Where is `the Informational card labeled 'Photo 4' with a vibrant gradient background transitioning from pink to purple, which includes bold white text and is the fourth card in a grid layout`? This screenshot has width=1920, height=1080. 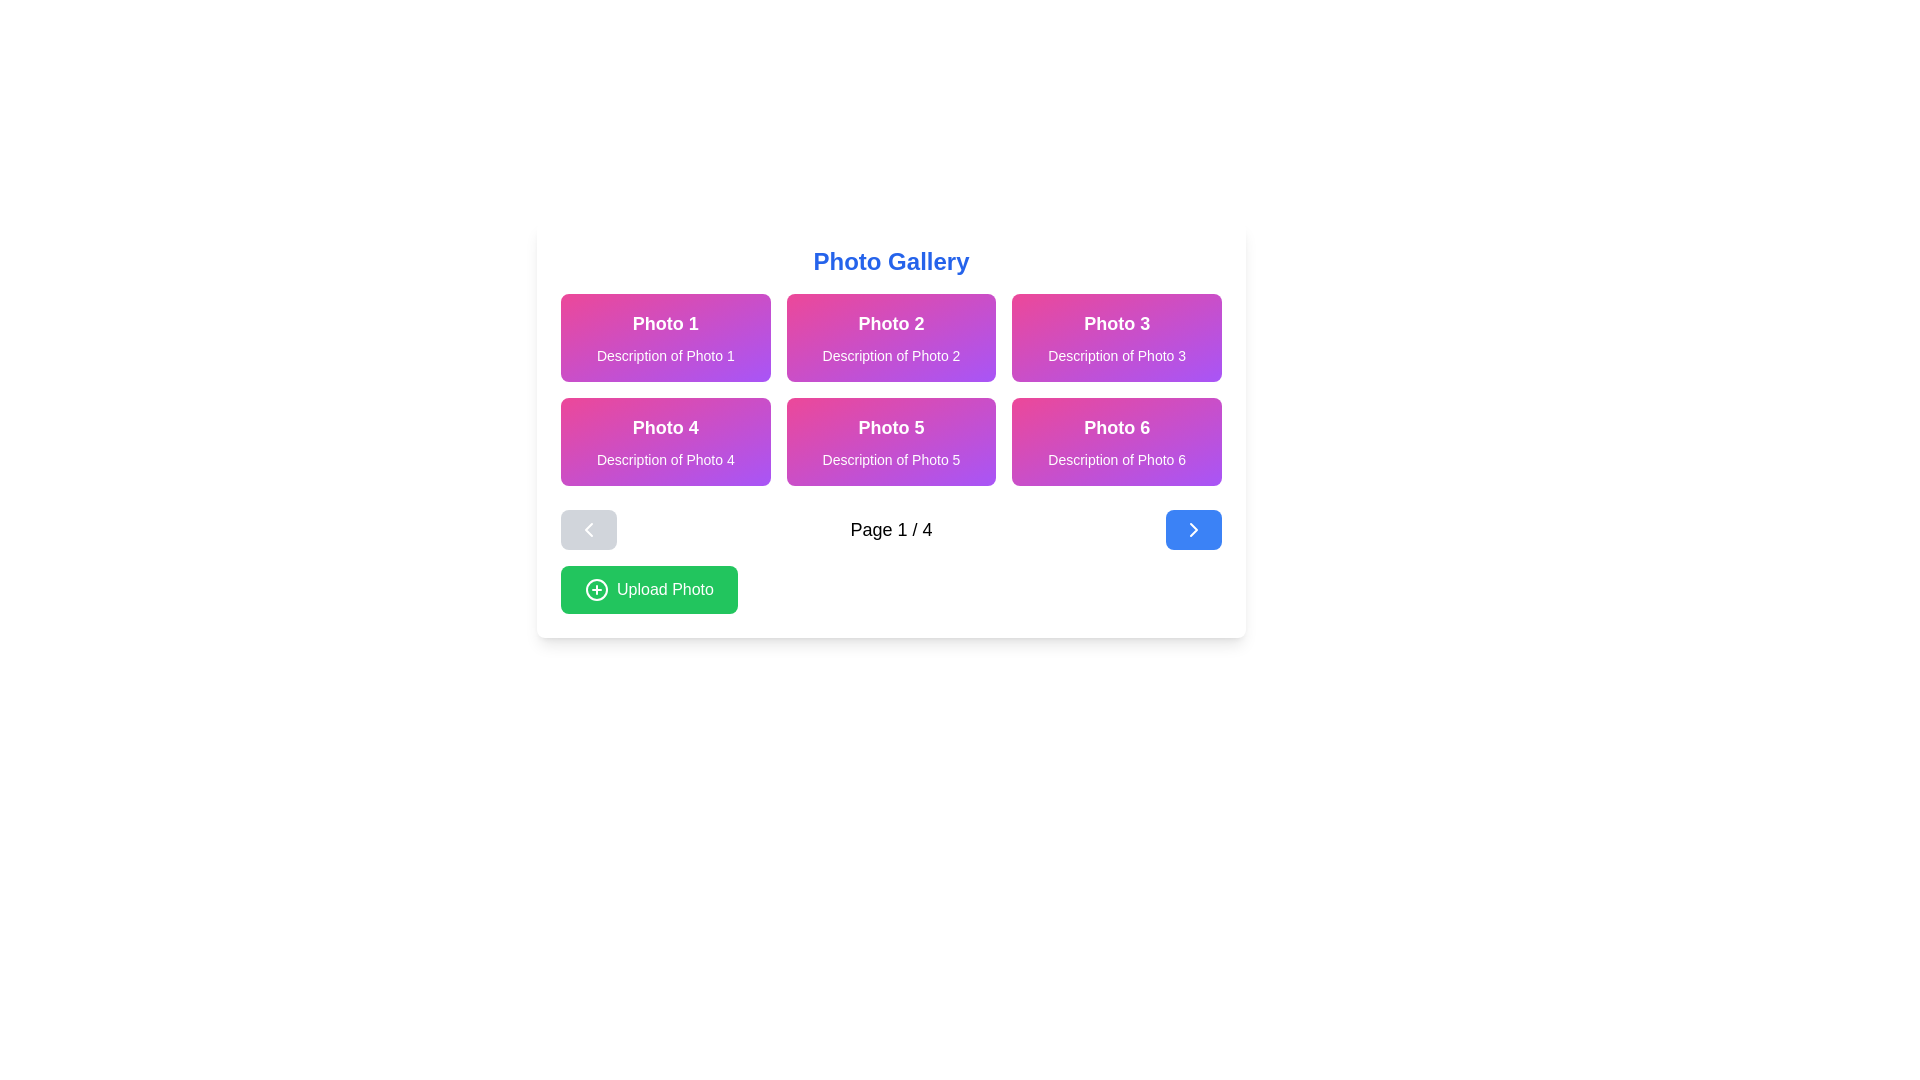
the Informational card labeled 'Photo 4' with a vibrant gradient background transitioning from pink to purple, which includes bold white text and is the fourth card in a grid layout is located at coordinates (665, 441).